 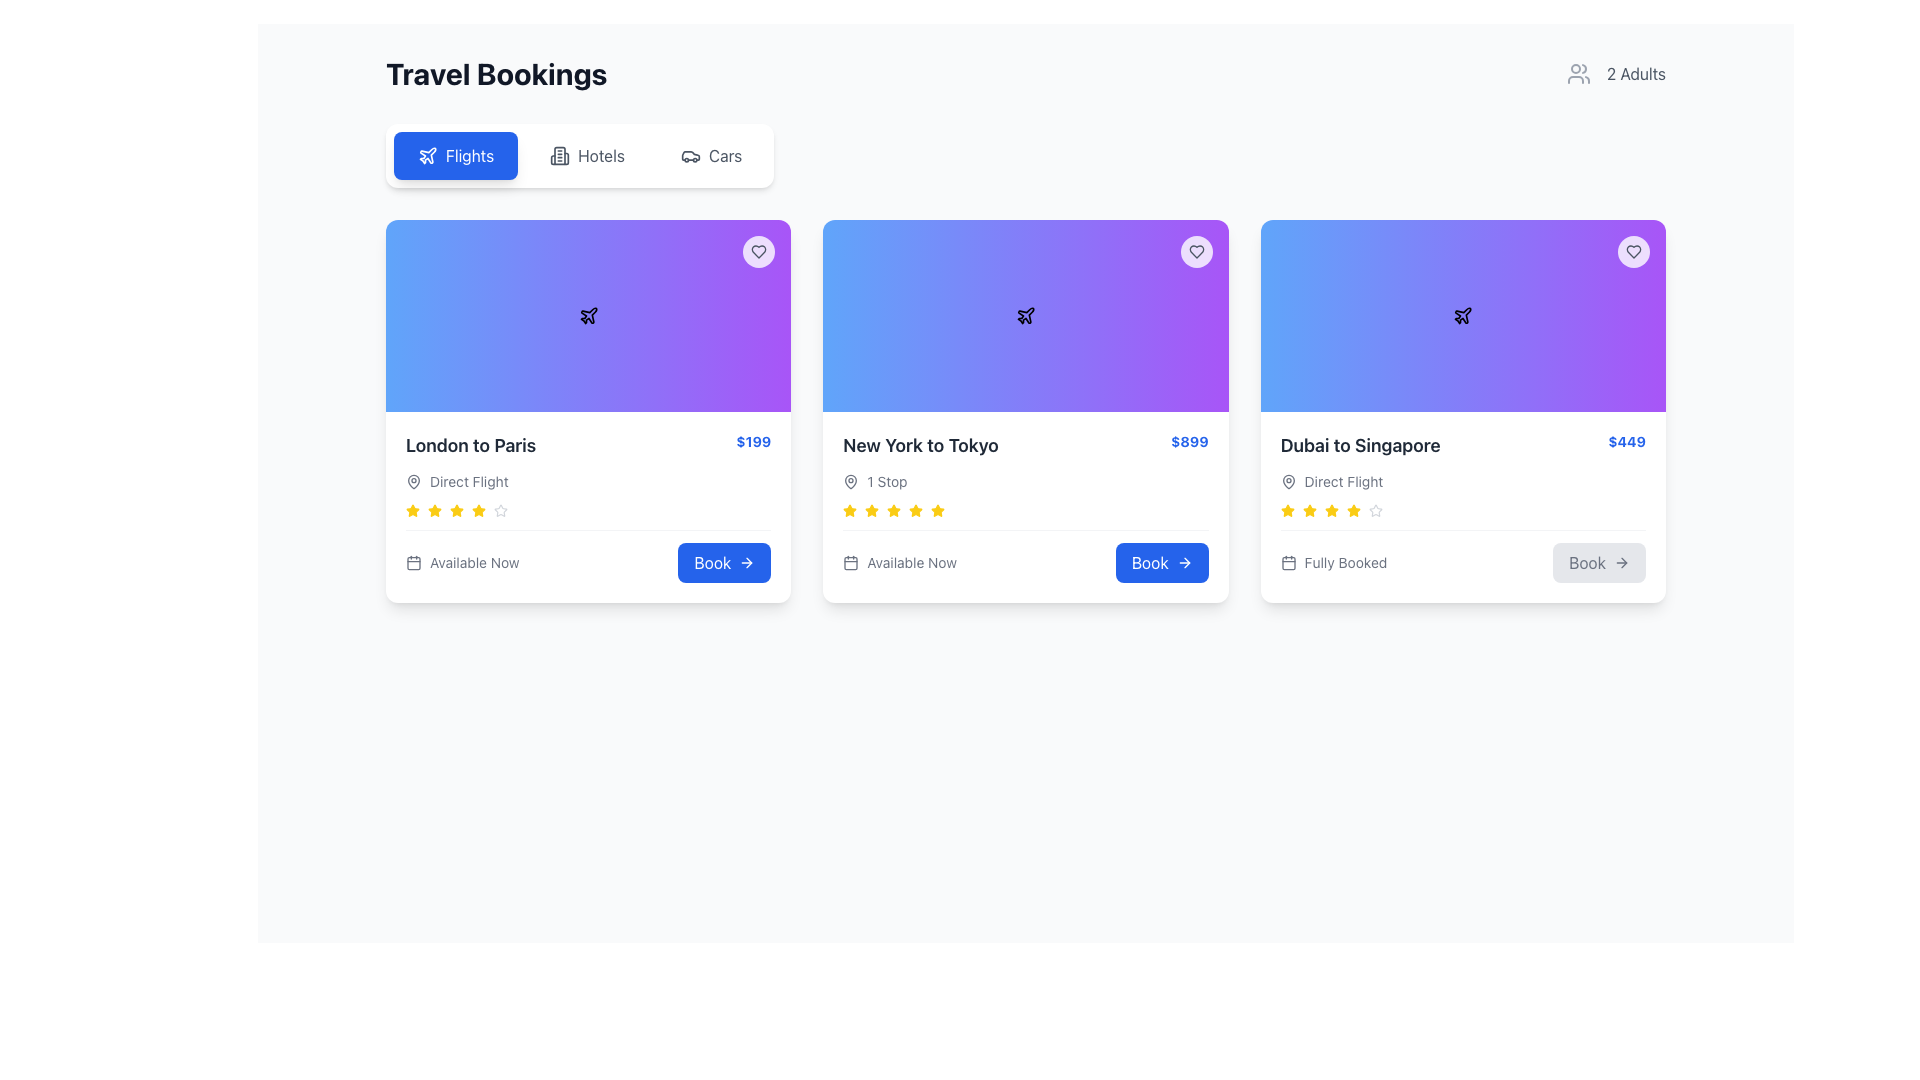 I want to click on the plane icon located at the center of the gradient background in the flight information card for 'Dubai to Singapore', so click(x=1463, y=315).